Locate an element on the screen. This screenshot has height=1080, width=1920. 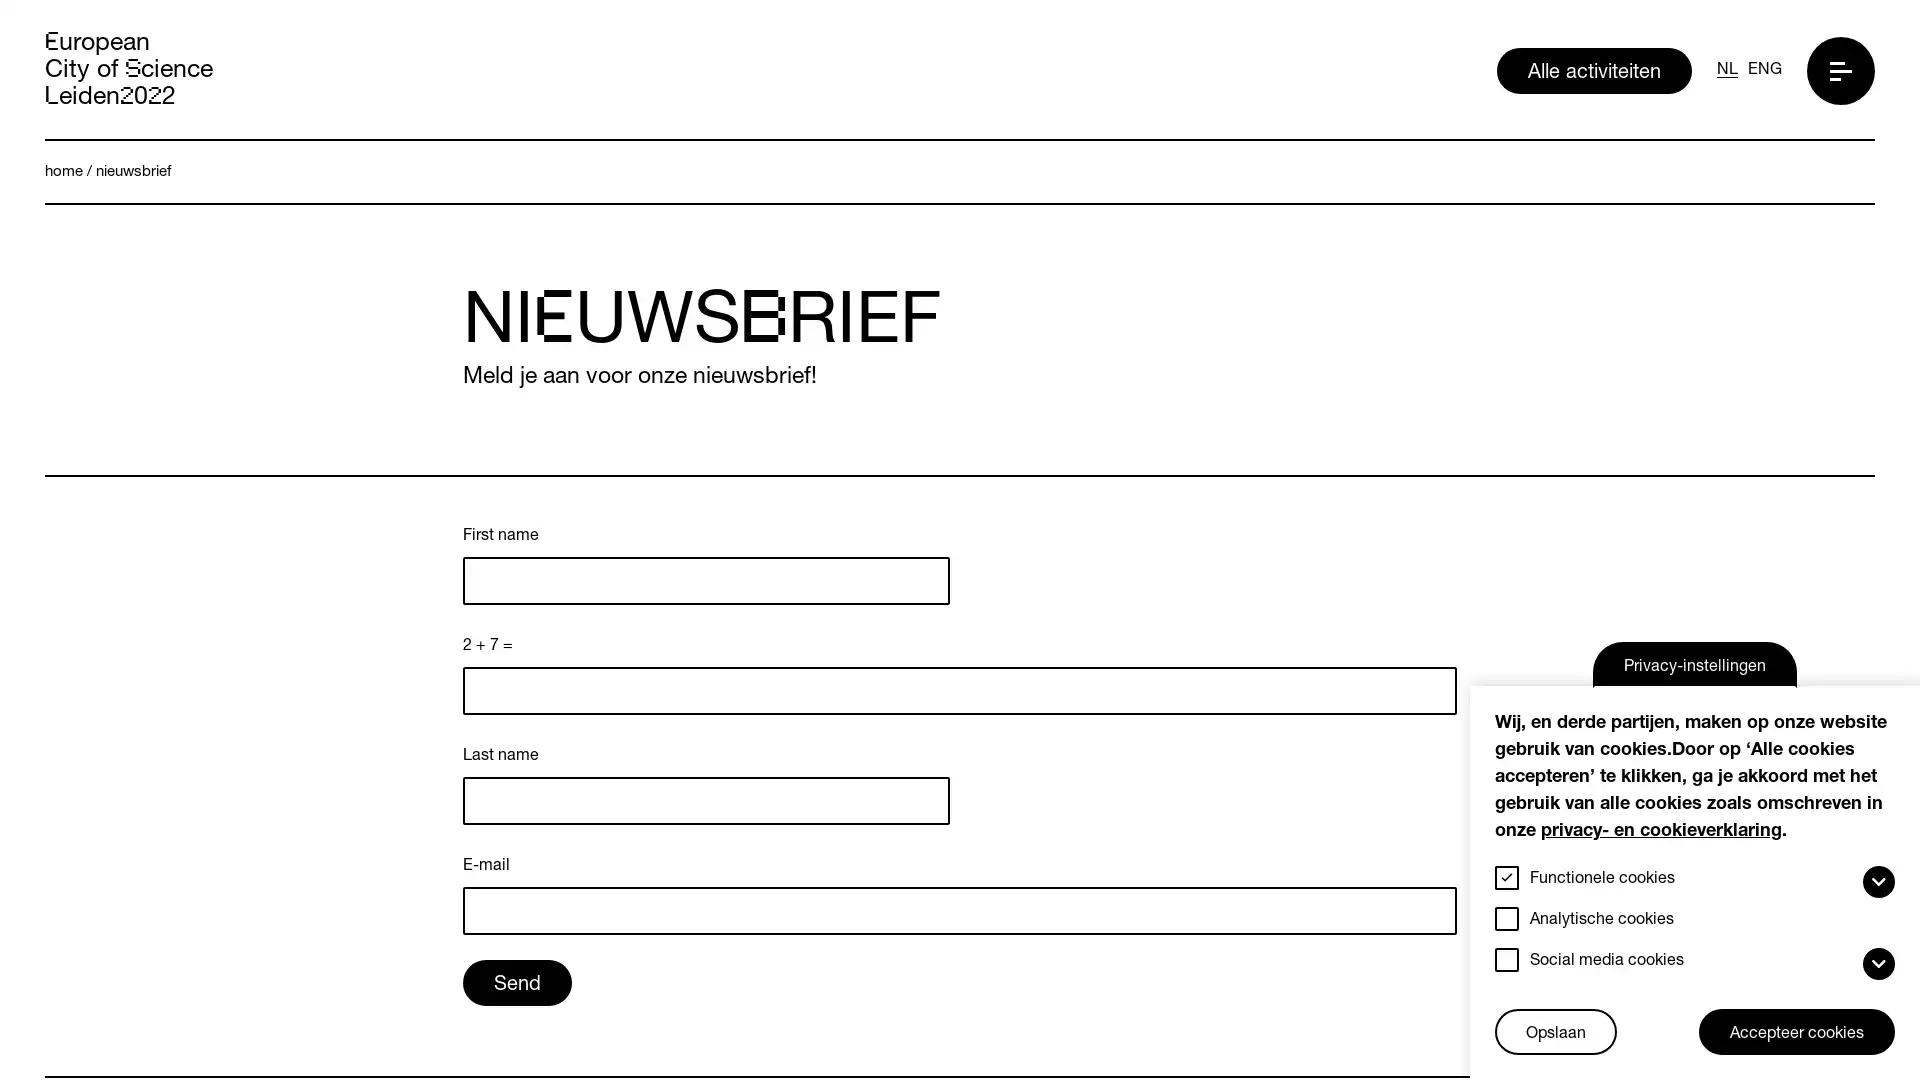
Opslaan is located at coordinates (1554, 1032).